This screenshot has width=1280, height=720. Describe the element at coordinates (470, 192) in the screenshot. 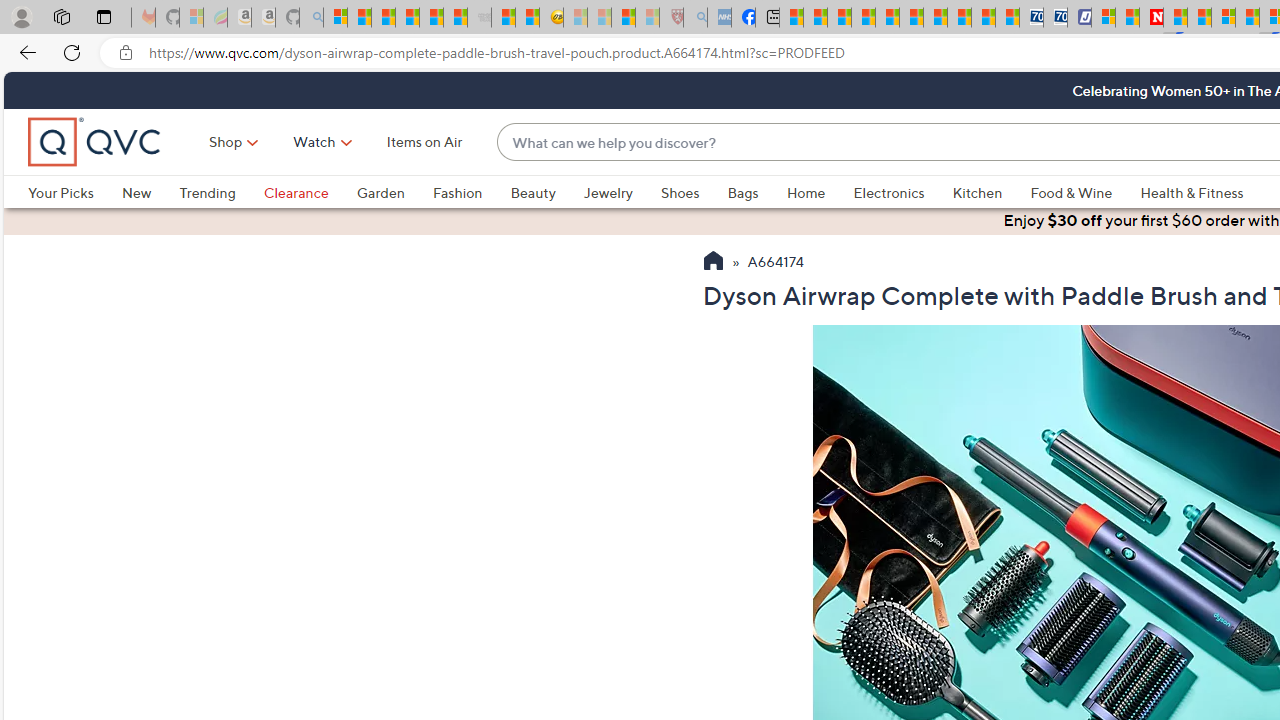

I see `'Fashion'` at that location.